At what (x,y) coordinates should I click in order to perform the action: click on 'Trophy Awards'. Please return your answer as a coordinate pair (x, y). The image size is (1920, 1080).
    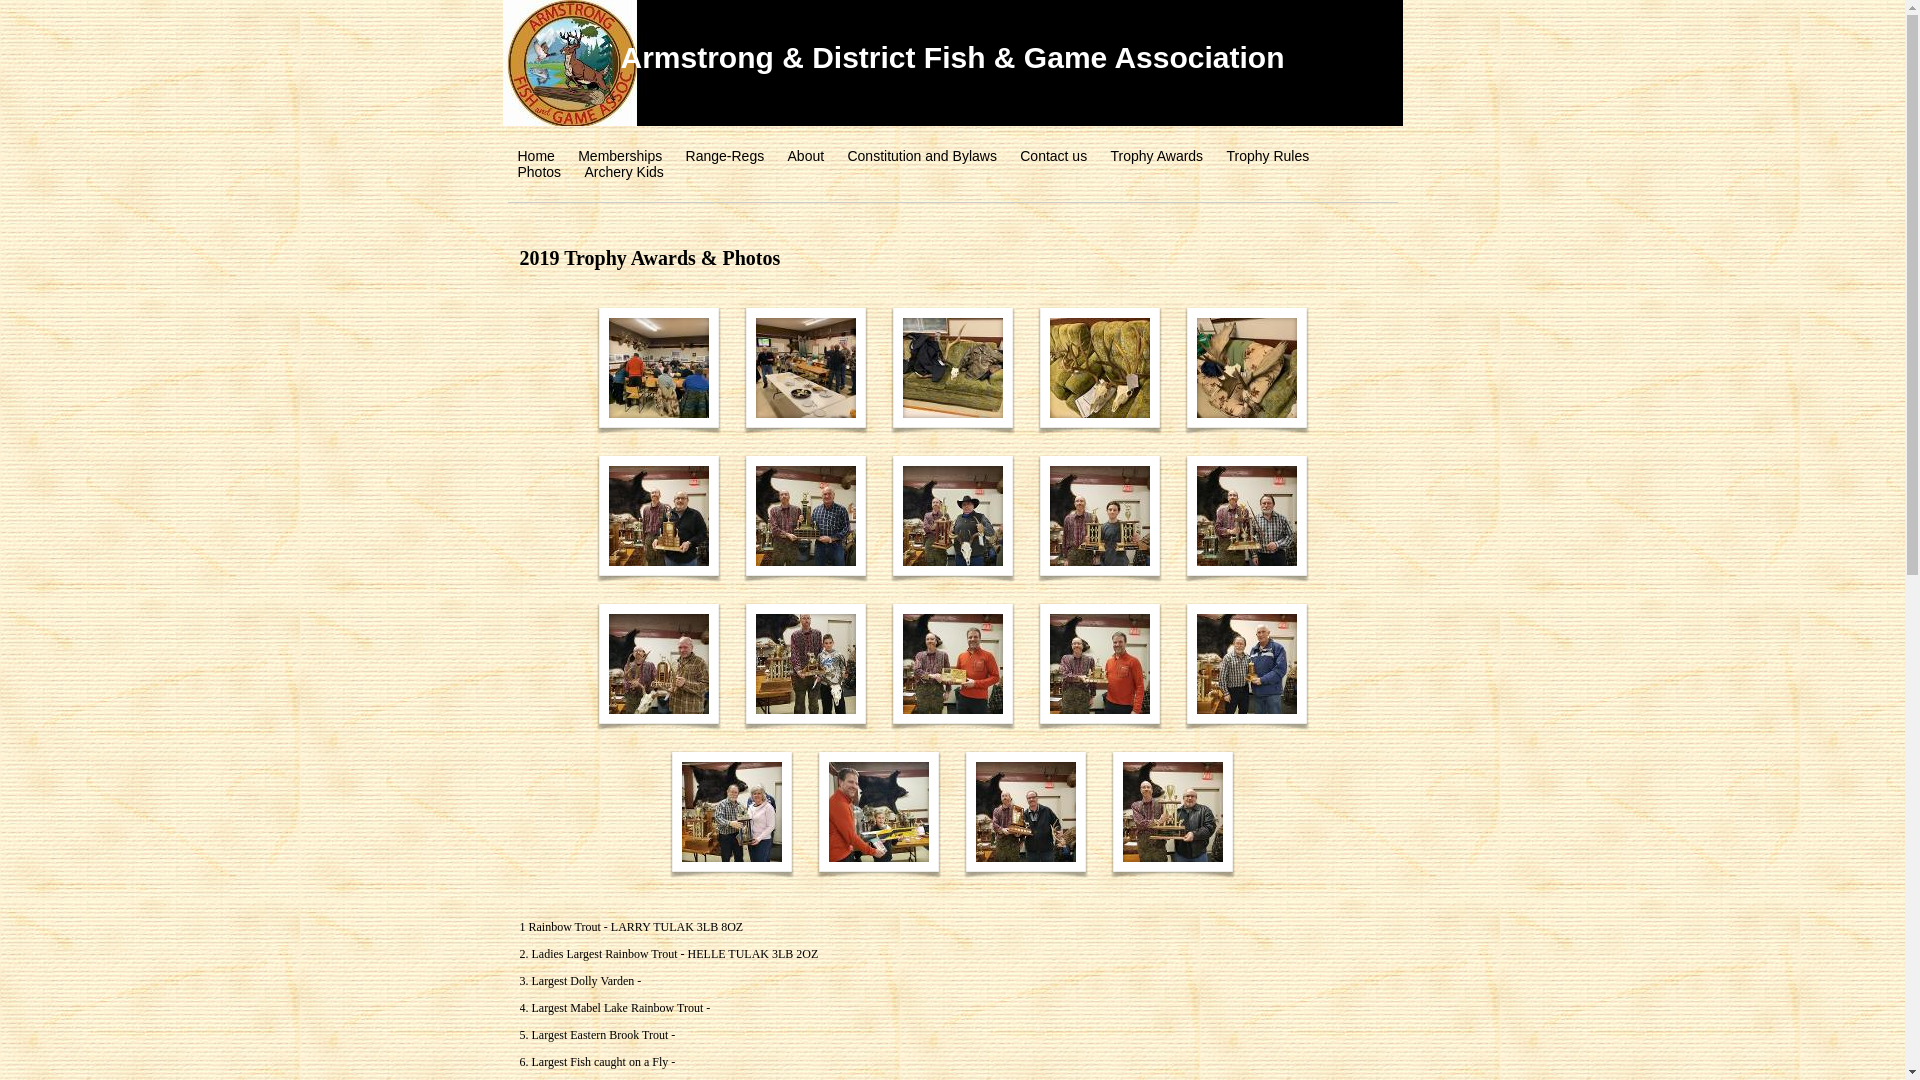
    Looking at the image, I should click on (1109, 154).